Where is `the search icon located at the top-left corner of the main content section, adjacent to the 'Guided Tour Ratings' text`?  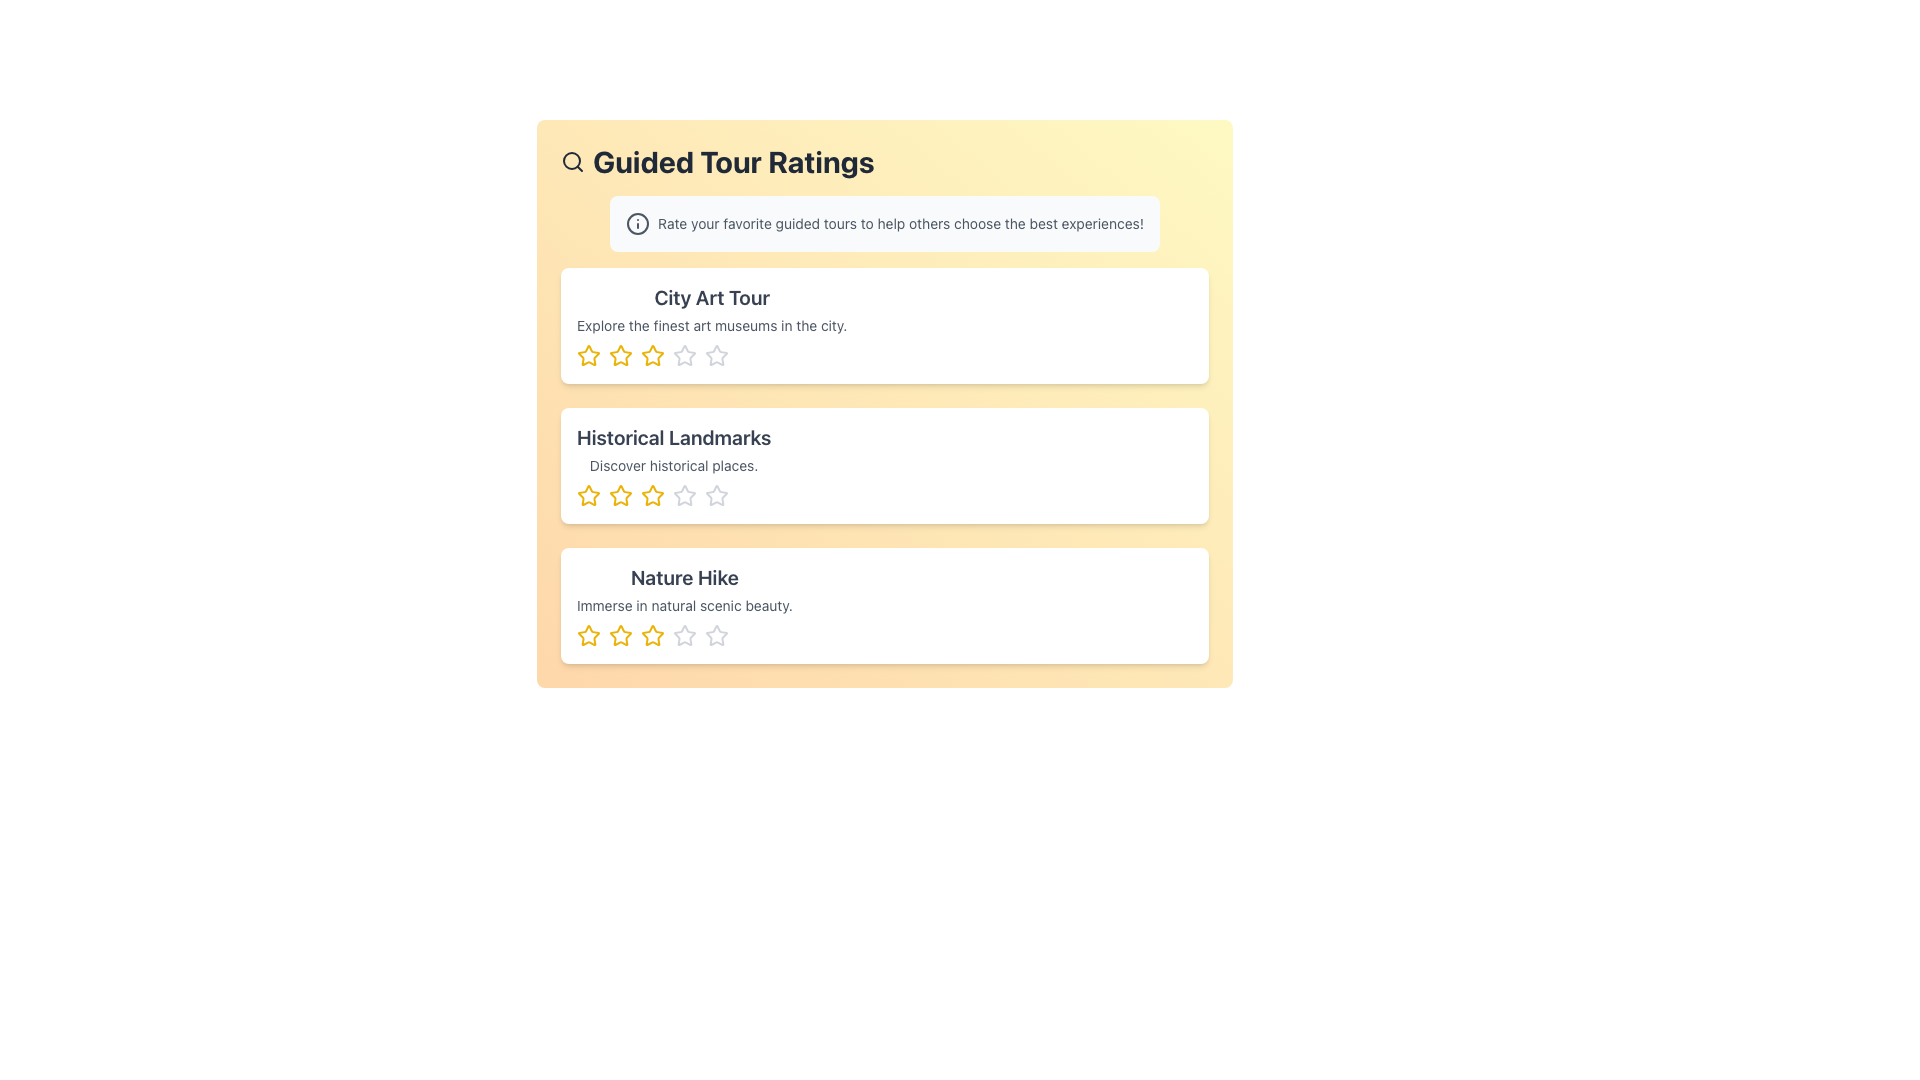
the search icon located at the top-left corner of the main content section, adjacent to the 'Guided Tour Ratings' text is located at coordinates (571, 161).